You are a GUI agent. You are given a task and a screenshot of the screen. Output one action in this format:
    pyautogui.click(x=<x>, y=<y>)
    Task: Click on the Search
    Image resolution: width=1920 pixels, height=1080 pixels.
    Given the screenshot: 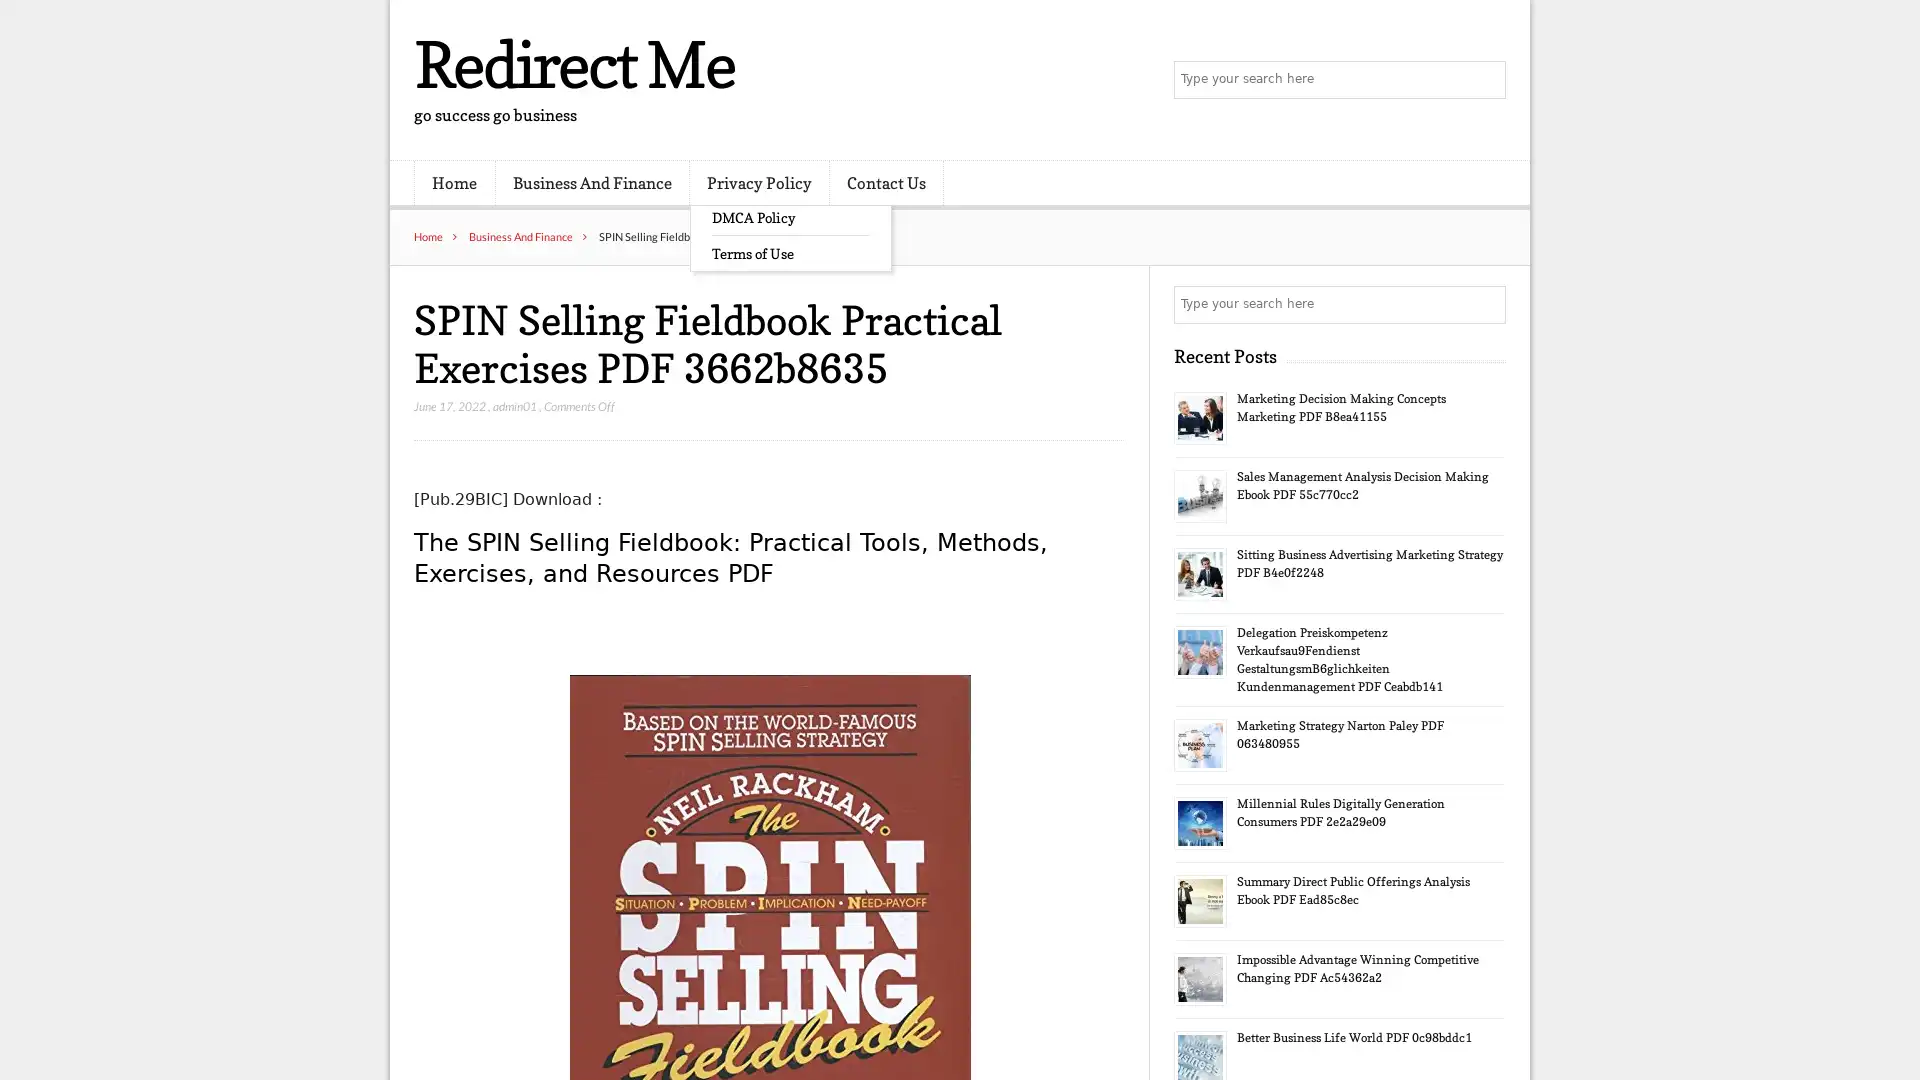 What is the action you would take?
    pyautogui.click(x=1485, y=304)
    